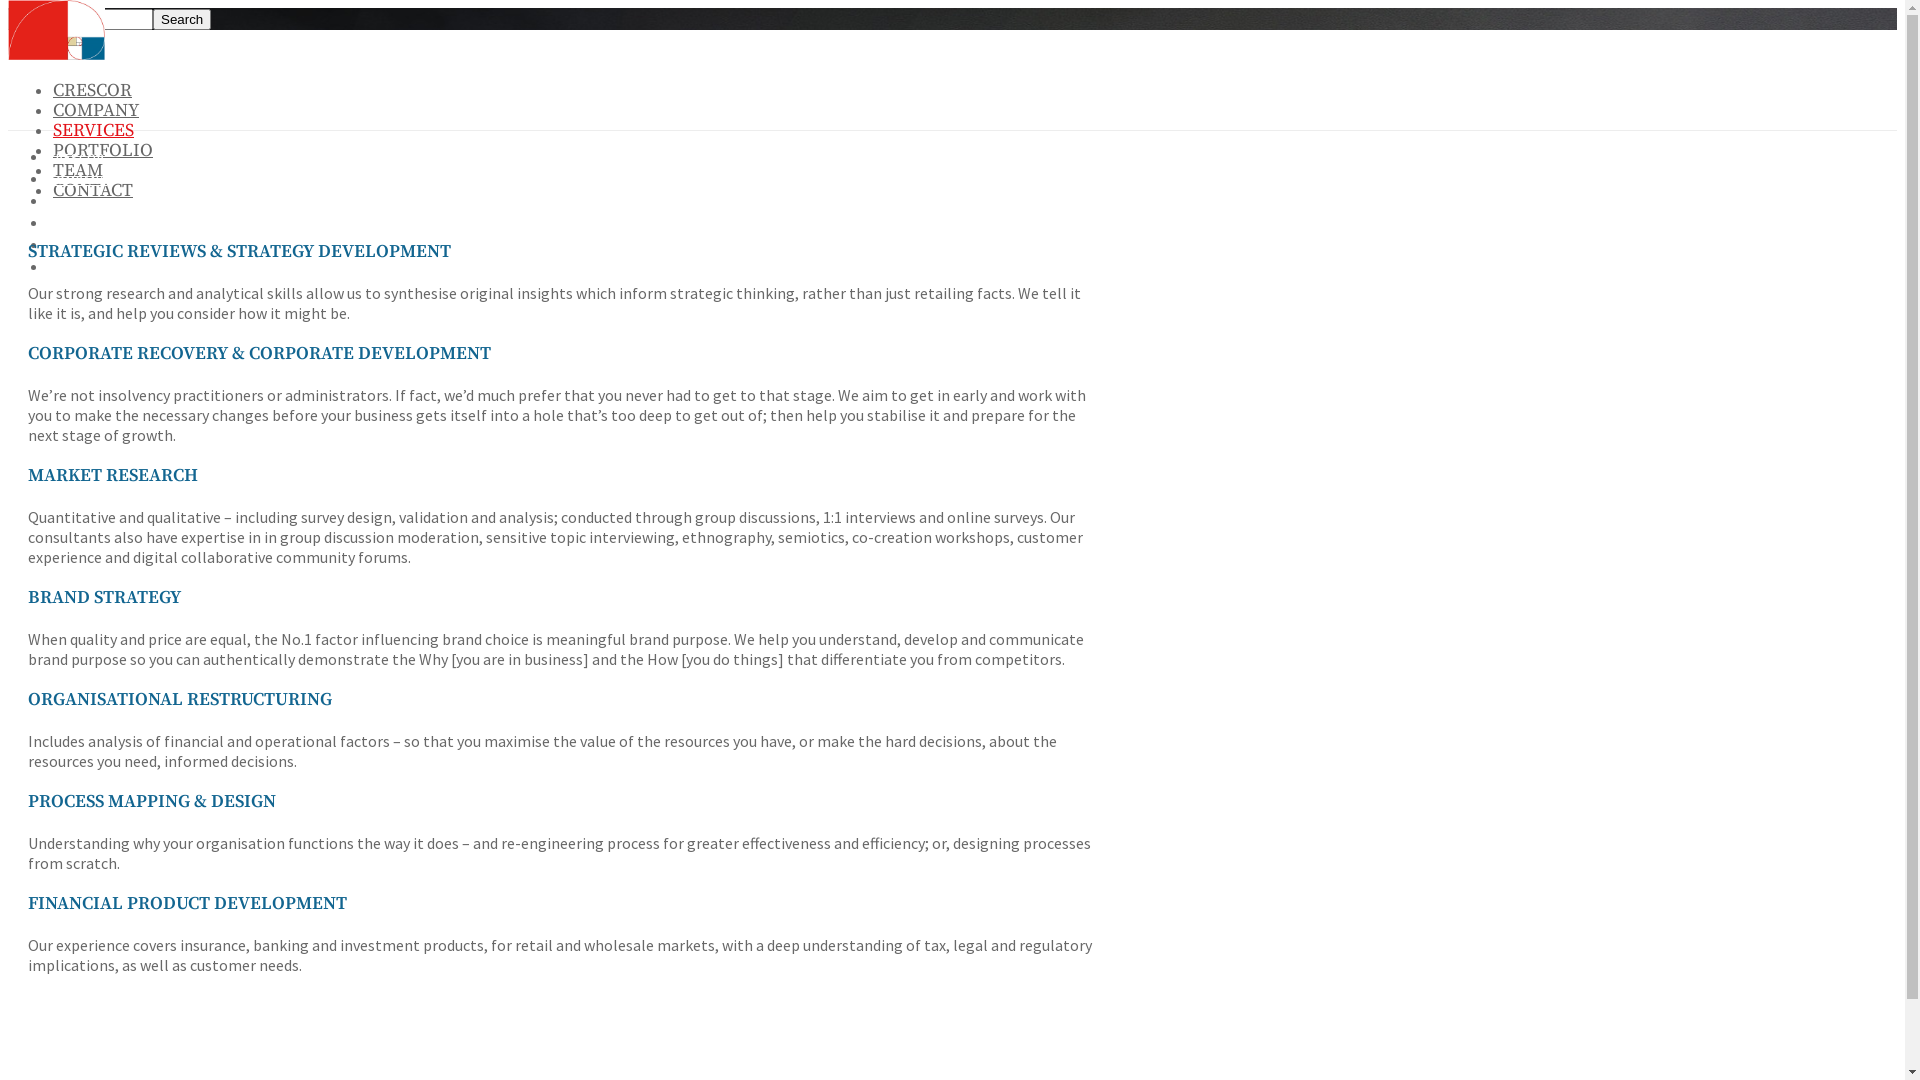  What do you see at coordinates (83, 223) in the screenshot?
I see `'PORTFOLIO'` at bounding box center [83, 223].